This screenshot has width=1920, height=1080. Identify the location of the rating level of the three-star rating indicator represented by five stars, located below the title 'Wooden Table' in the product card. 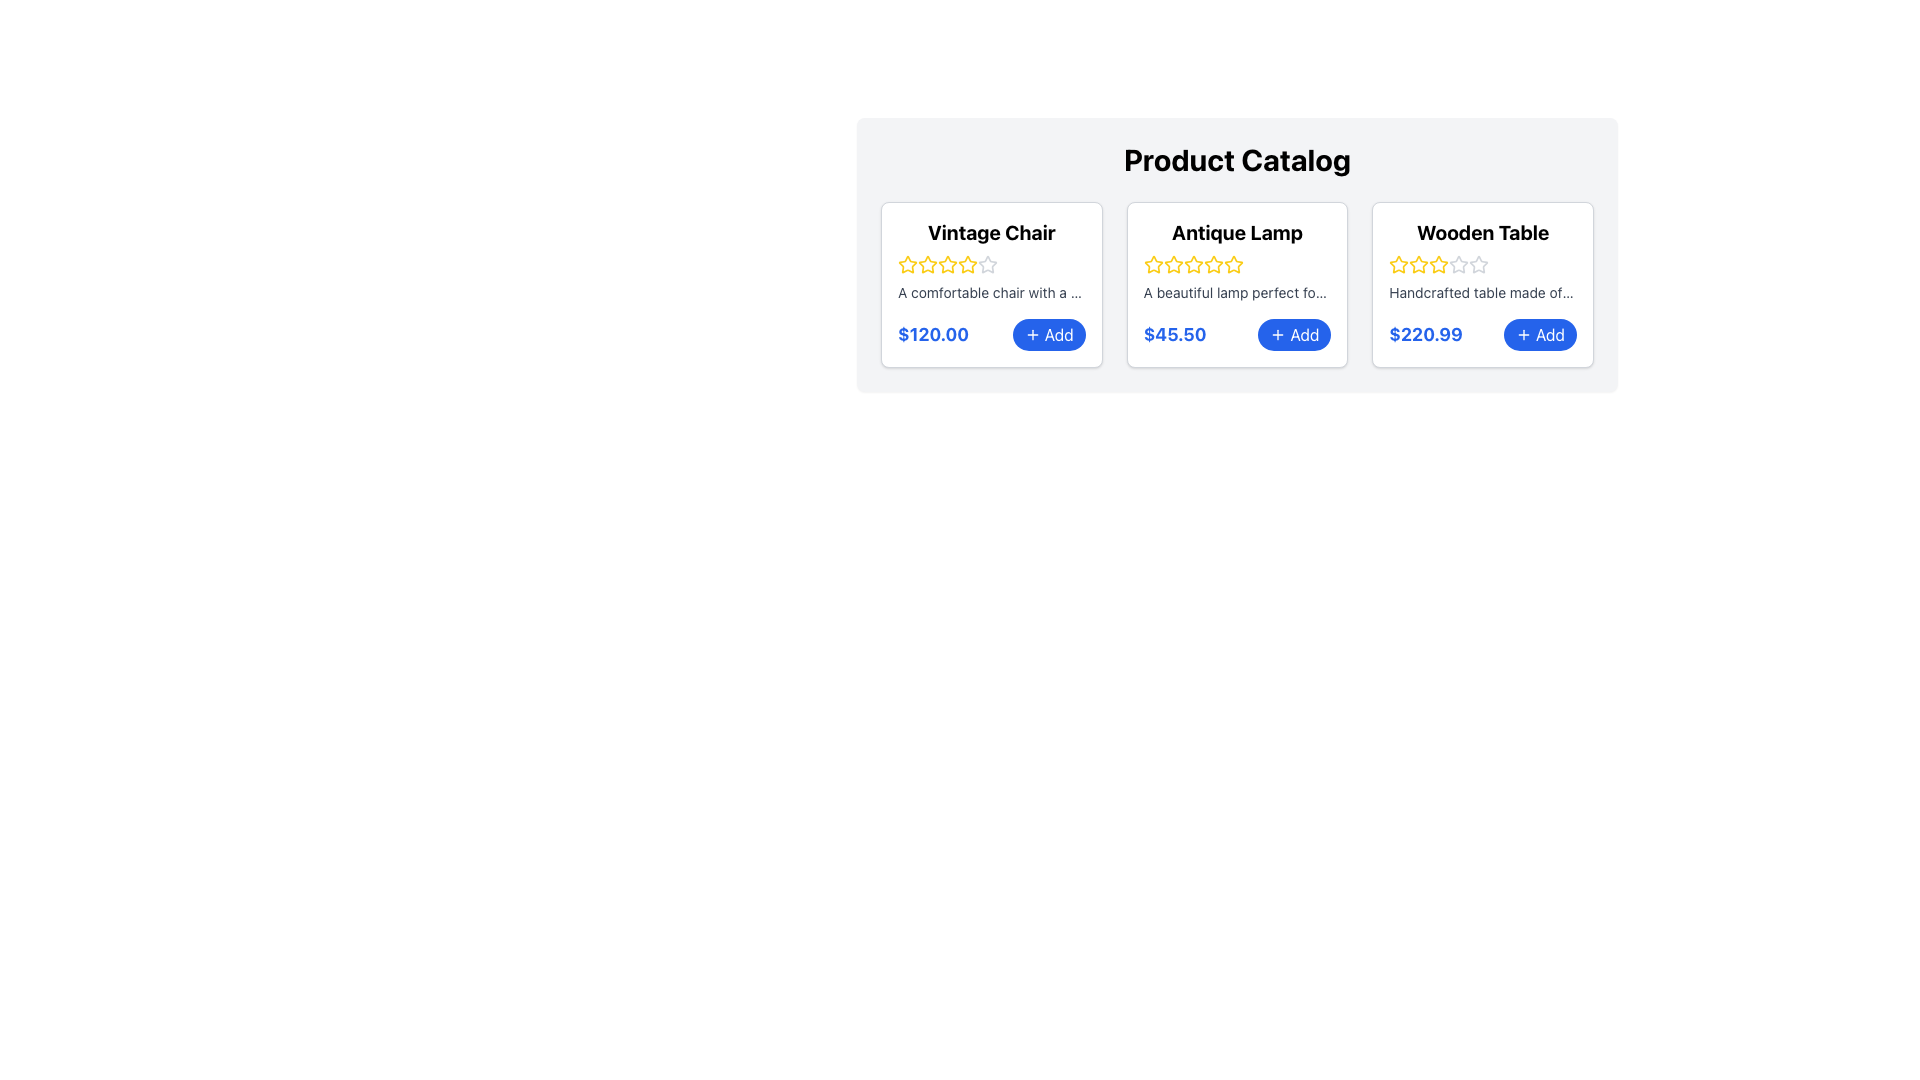
(1483, 264).